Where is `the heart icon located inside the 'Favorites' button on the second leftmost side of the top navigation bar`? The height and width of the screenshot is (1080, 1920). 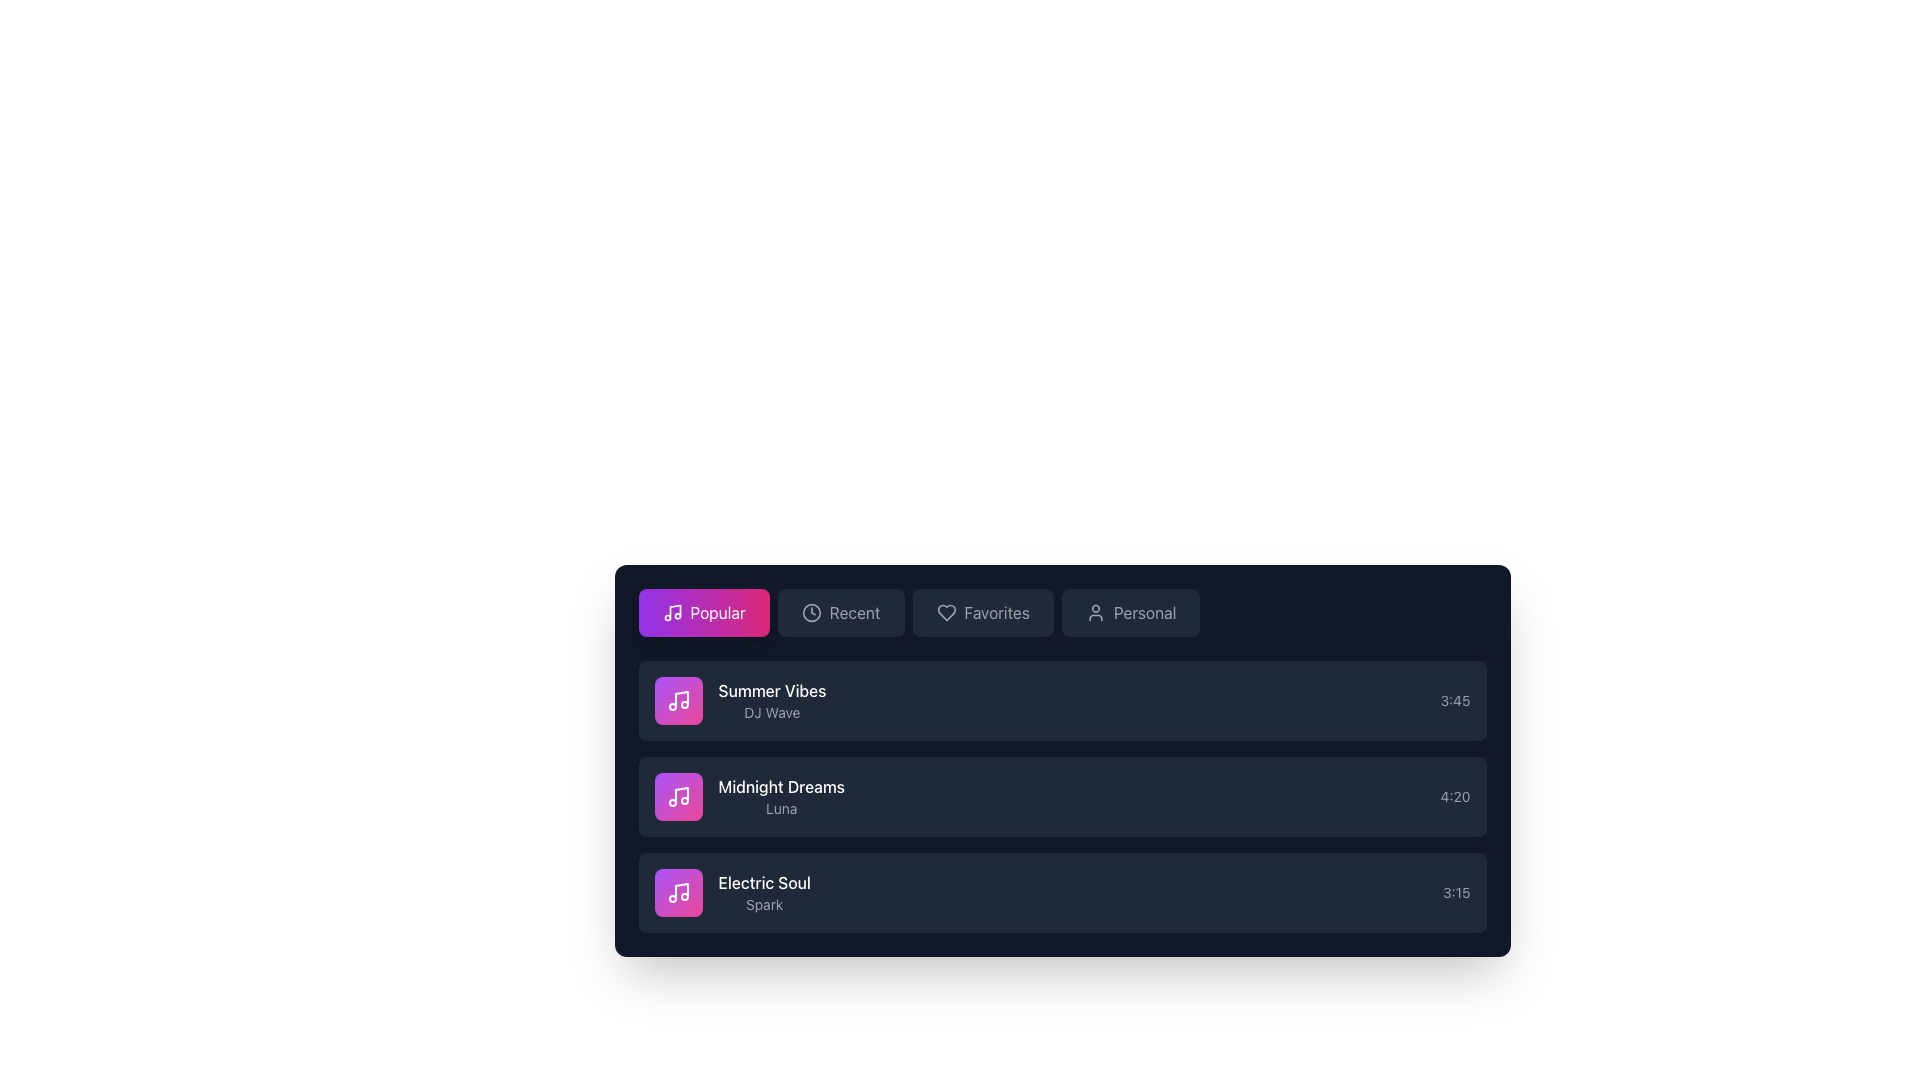 the heart icon located inside the 'Favorites' button on the second leftmost side of the top navigation bar is located at coordinates (945, 612).